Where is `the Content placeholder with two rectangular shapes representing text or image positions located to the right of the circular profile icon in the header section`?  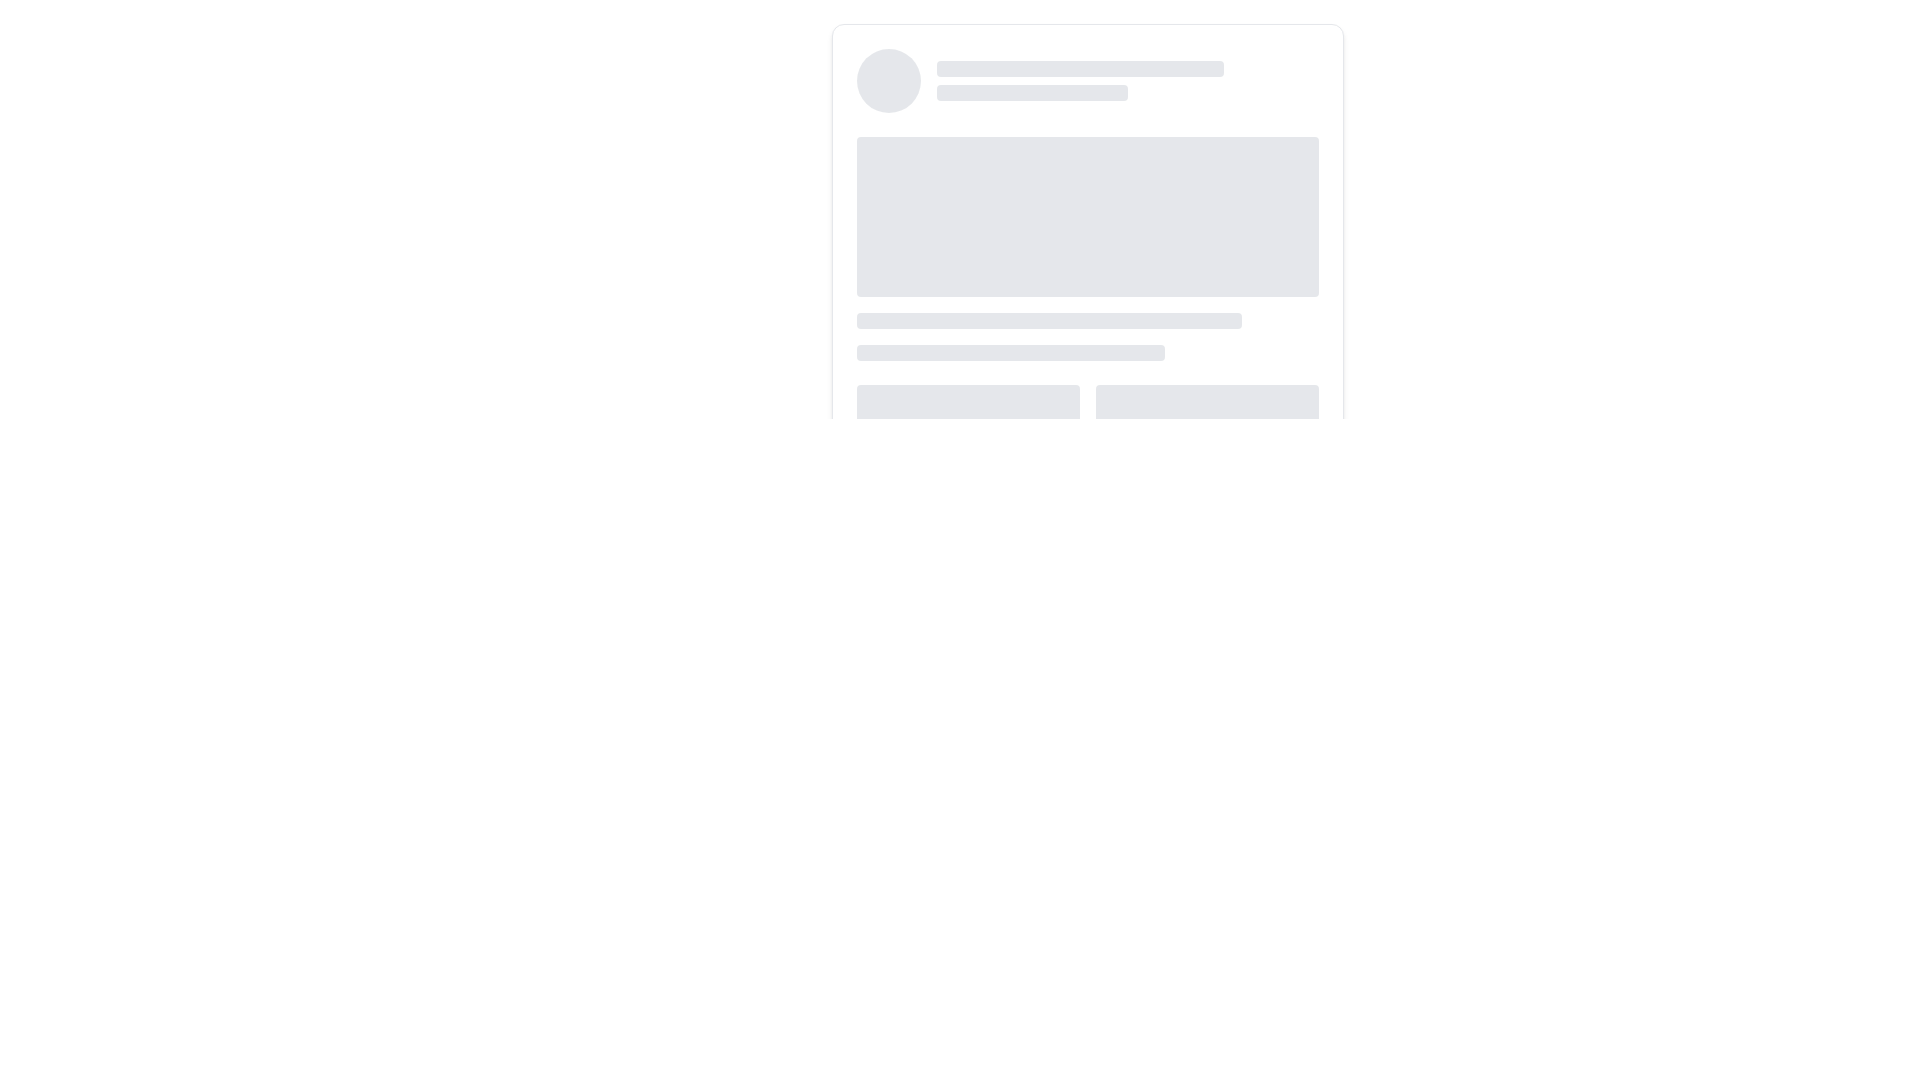 the Content placeholder with two rectangular shapes representing text or image positions located to the right of the circular profile icon in the header section is located at coordinates (1128, 80).